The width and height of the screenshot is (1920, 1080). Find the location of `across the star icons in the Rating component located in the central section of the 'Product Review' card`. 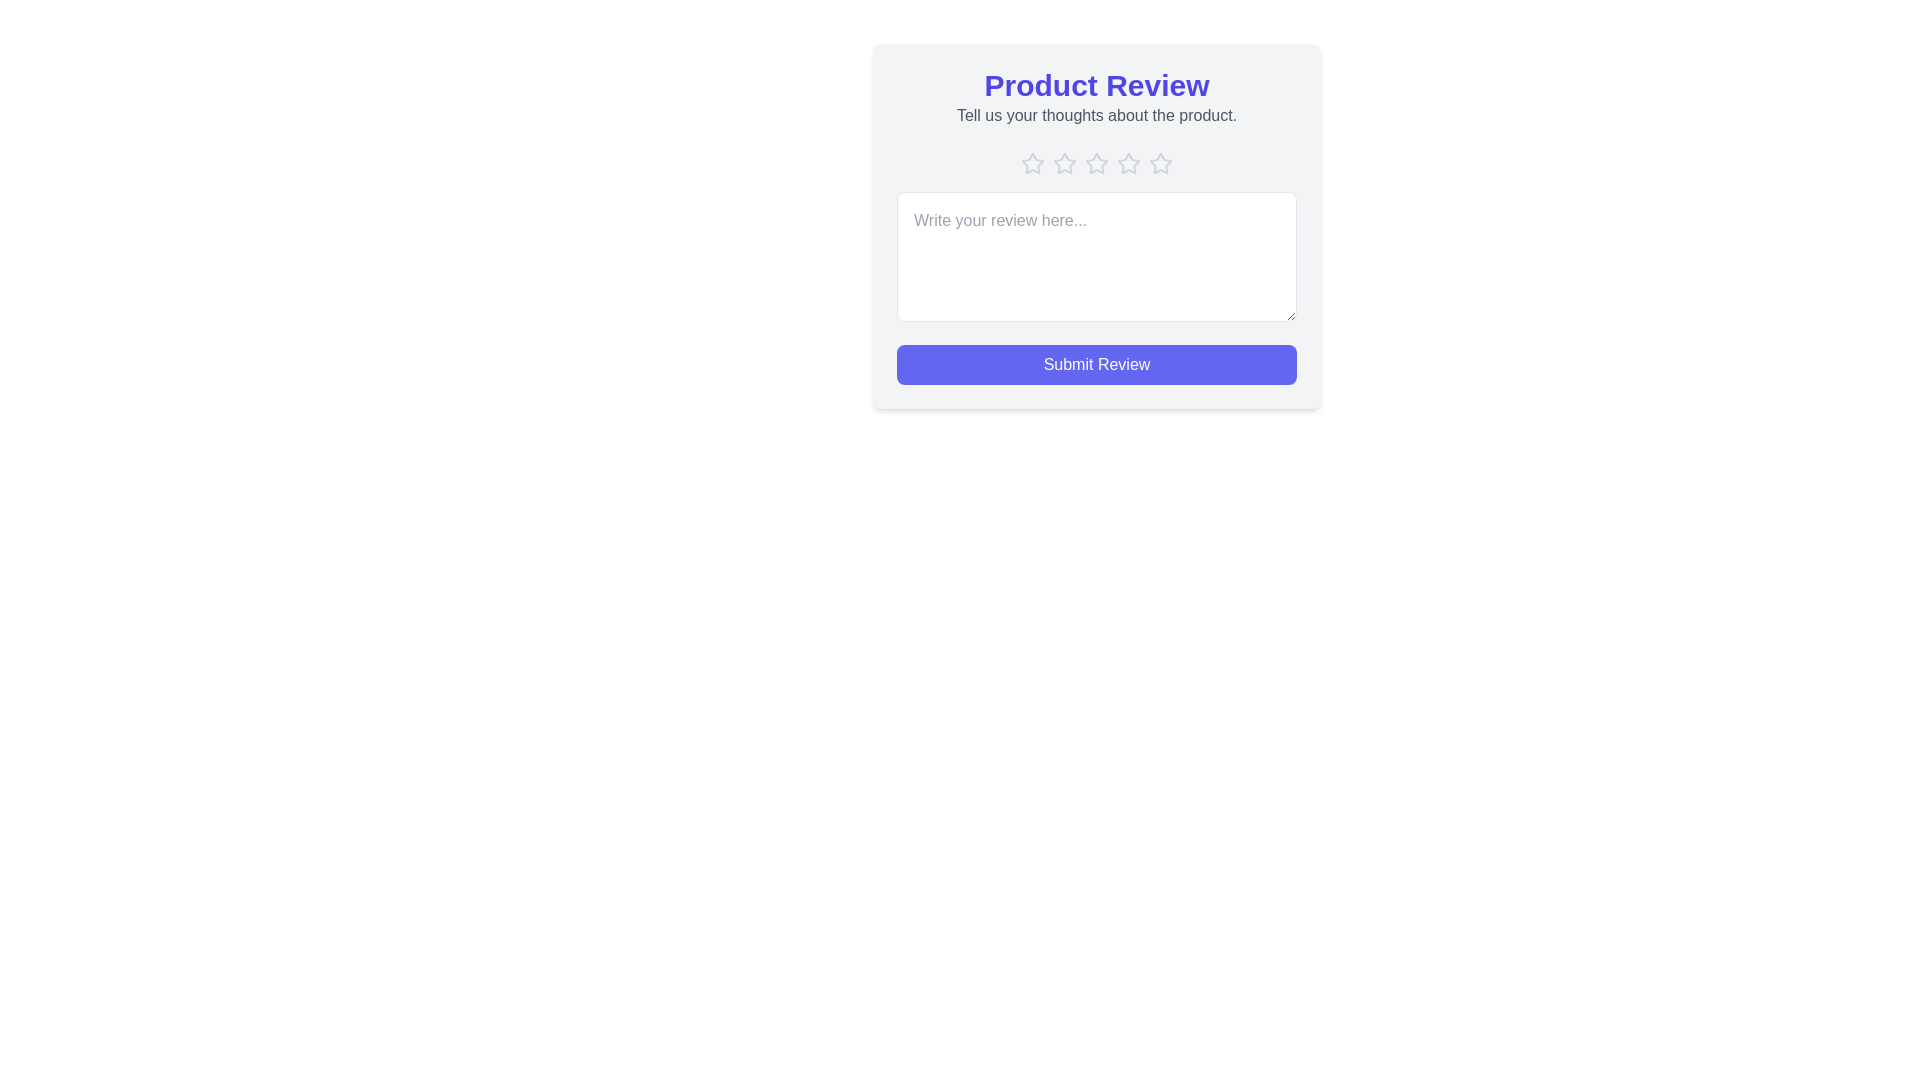

across the star icons in the Rating component located in the central section of the 'Product Review' card is located at coordinates (1096, 163).